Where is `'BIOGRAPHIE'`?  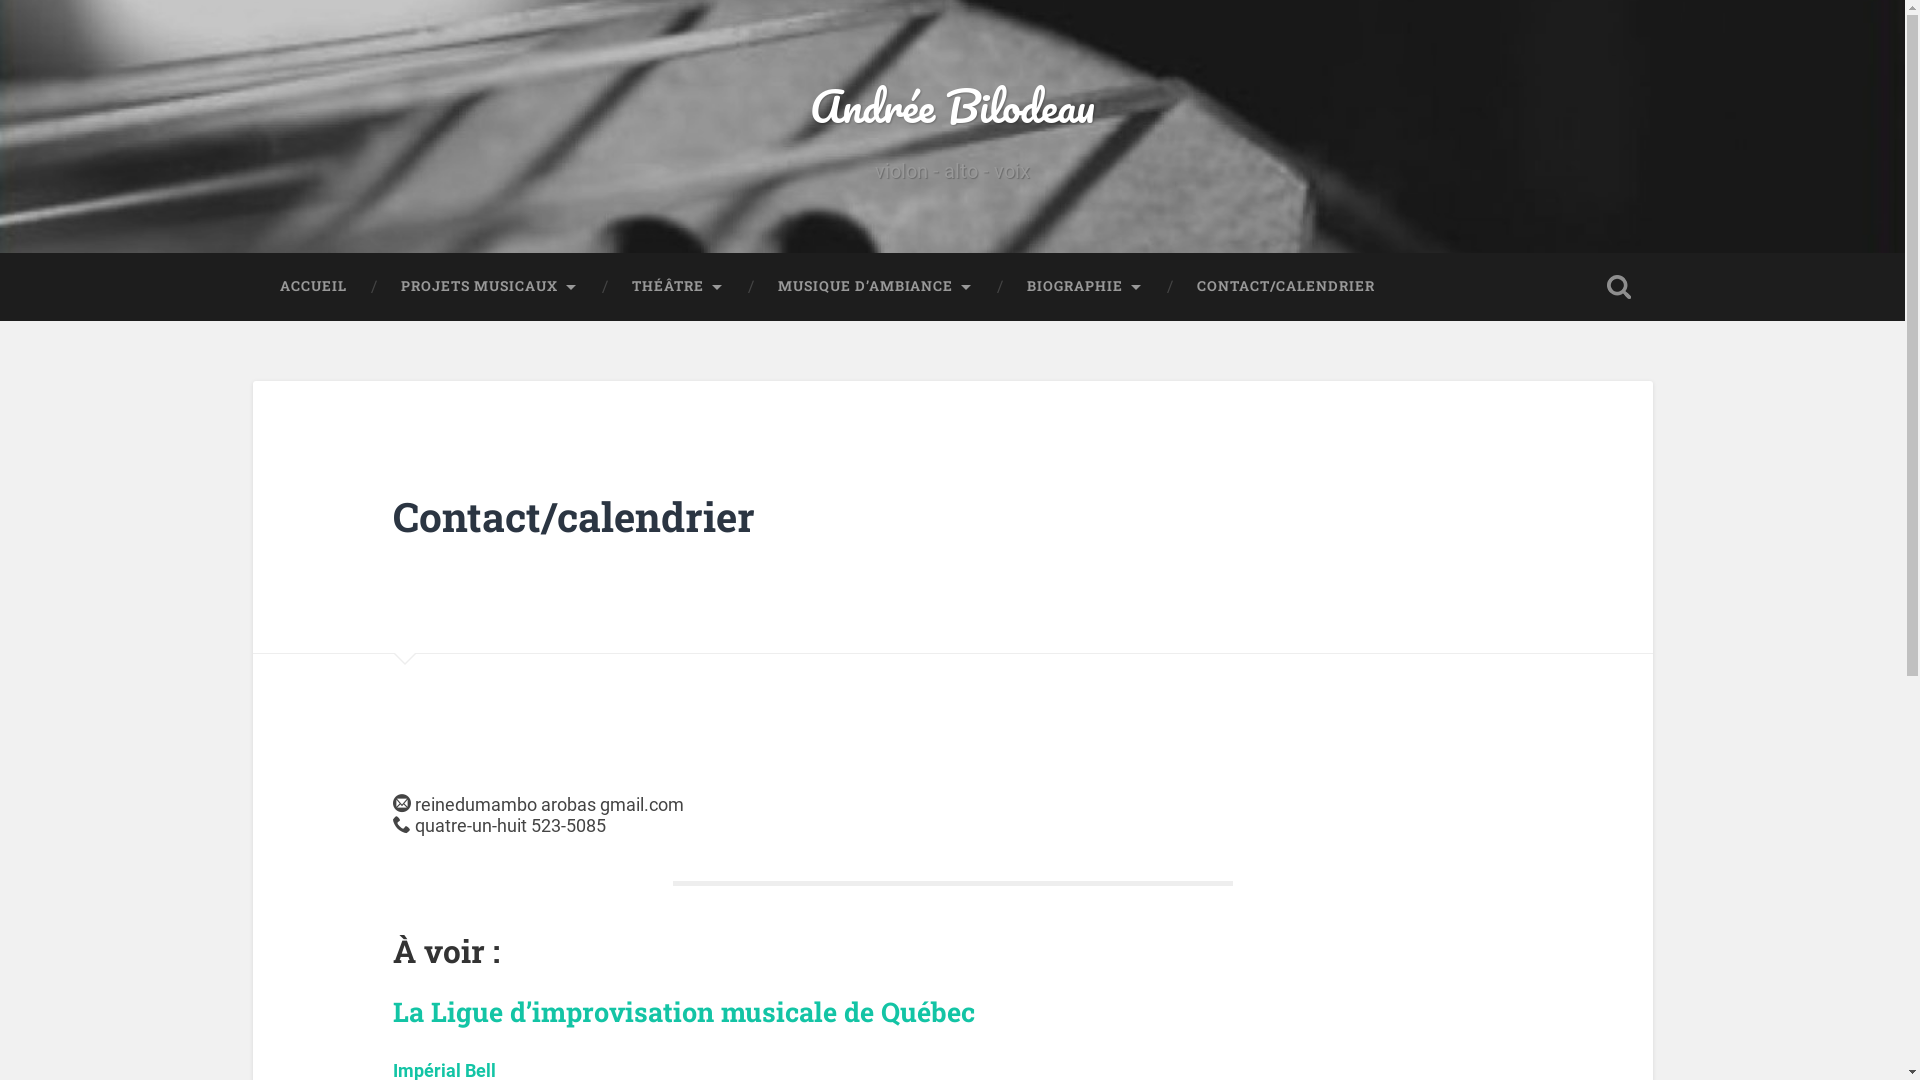
'BIOGRAPHIE' is located at coordinates (1083, 286).